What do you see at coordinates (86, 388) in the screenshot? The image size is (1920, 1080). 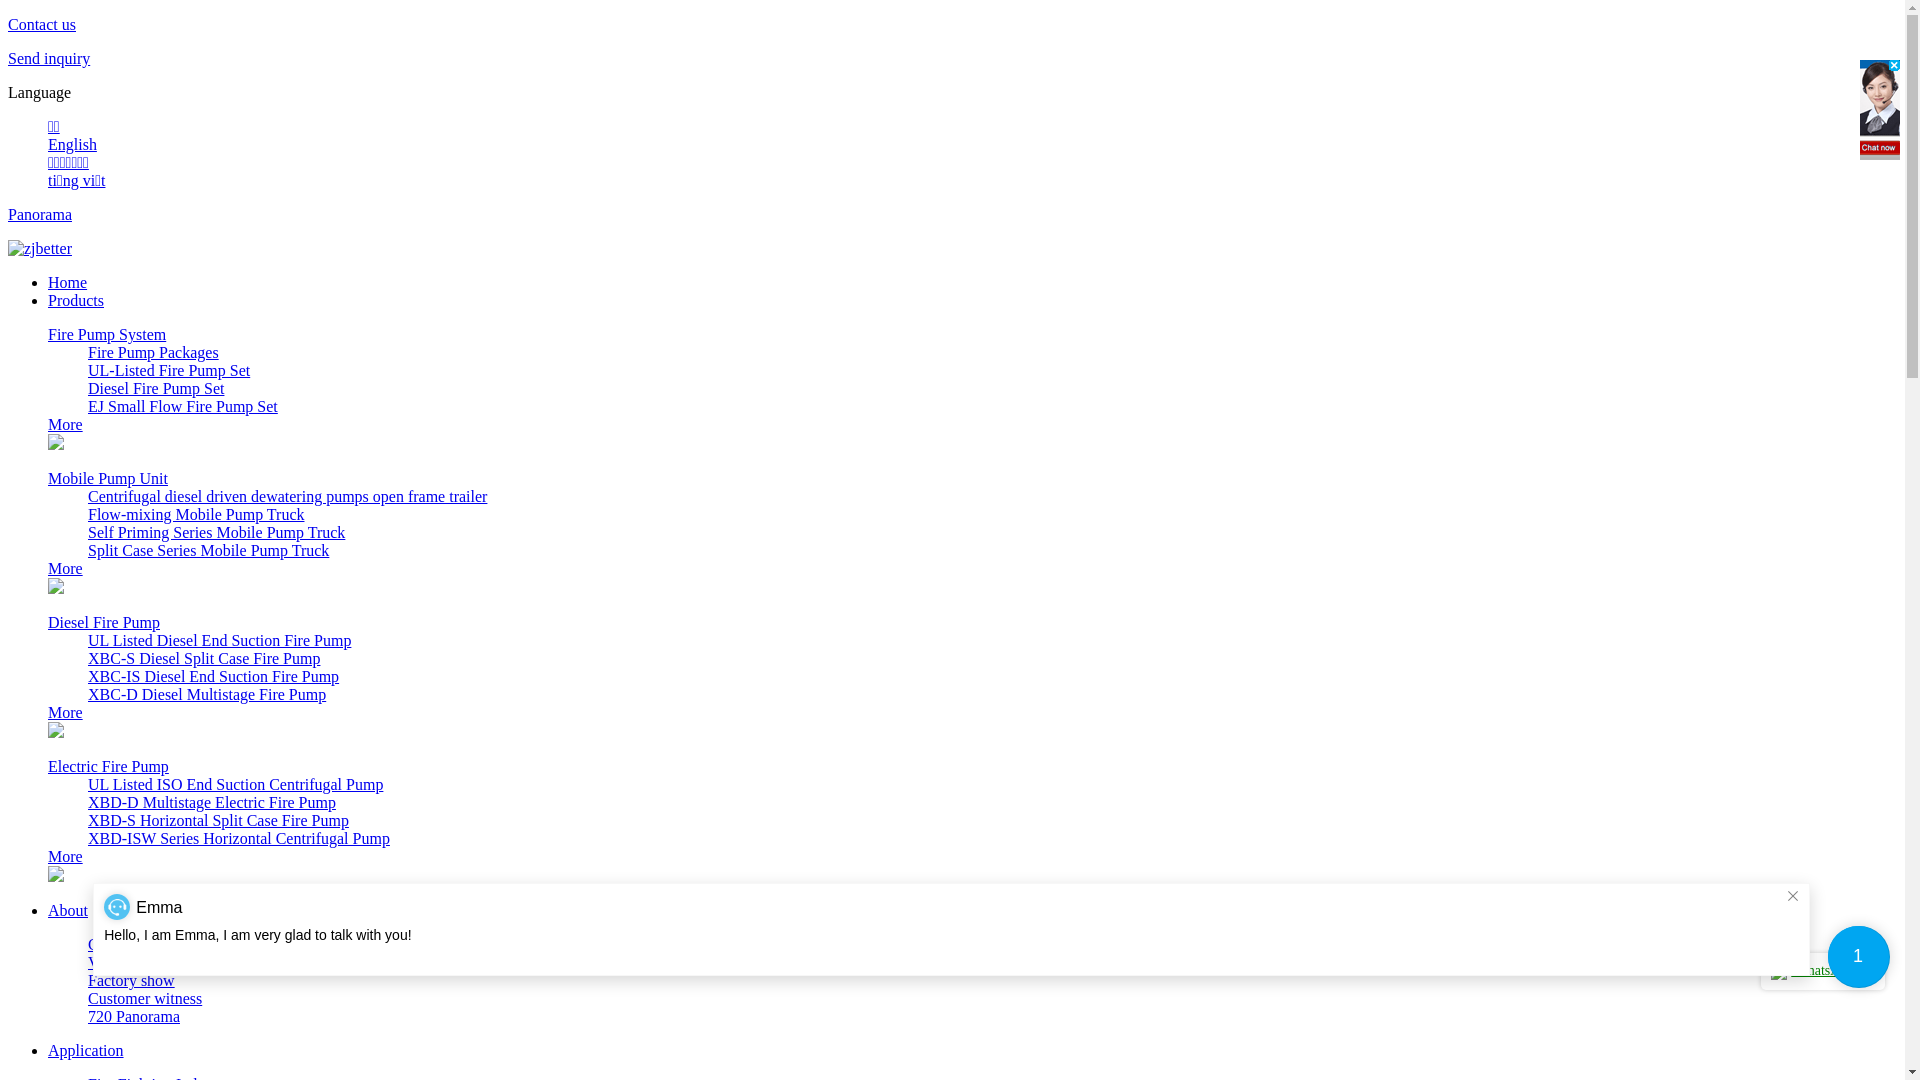 I see `'Diesel Fire Pump Set'` at bounding box center [86, 388].